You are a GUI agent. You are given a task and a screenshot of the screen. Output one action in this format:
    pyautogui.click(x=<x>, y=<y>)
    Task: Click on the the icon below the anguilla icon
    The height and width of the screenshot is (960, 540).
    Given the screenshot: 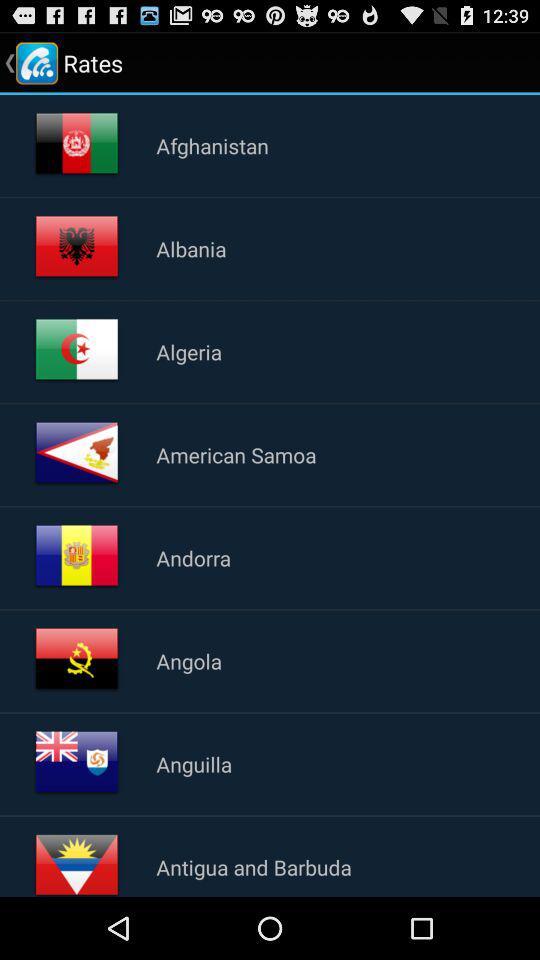 What is the action you would take?
    pyautogui.click(x=254, y=866)
    